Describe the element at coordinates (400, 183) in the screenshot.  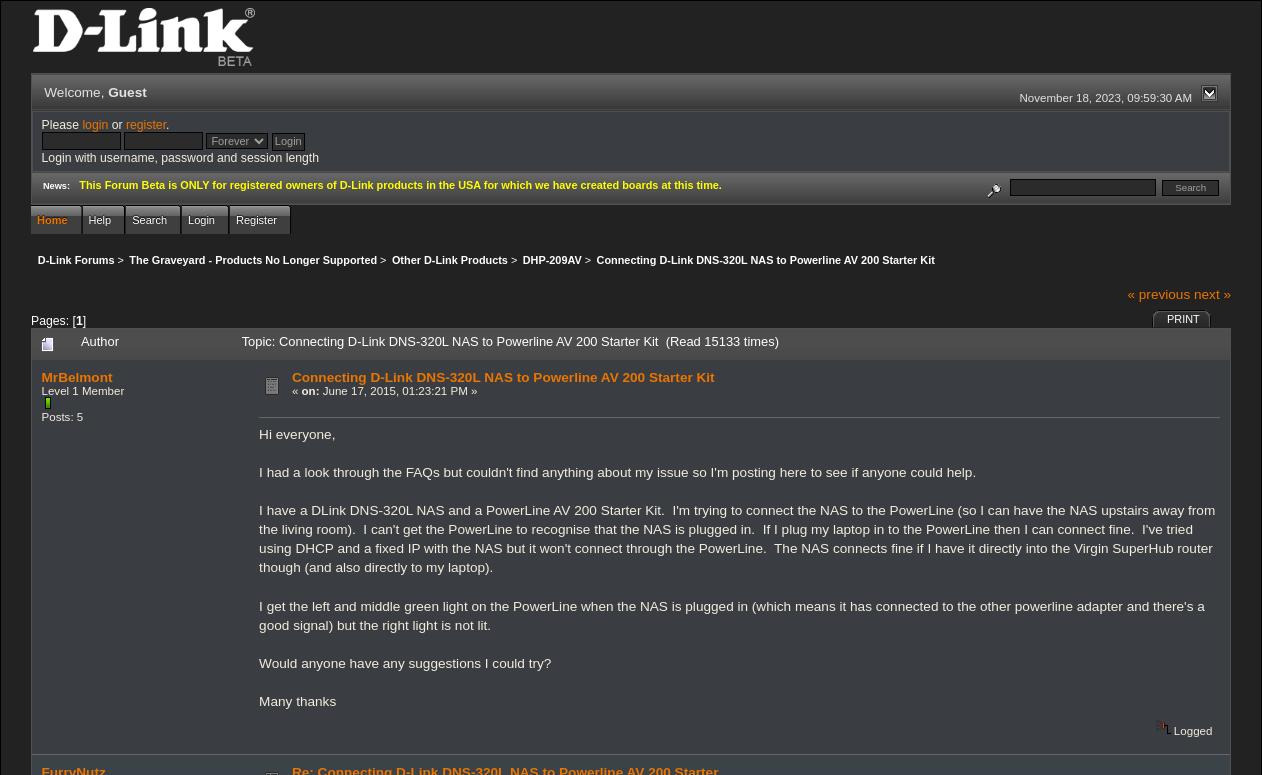
I see `'This Forum Beta is ONLY for registered owners of D-Link products in the USA for which we have created boards at this time.'` at that location.